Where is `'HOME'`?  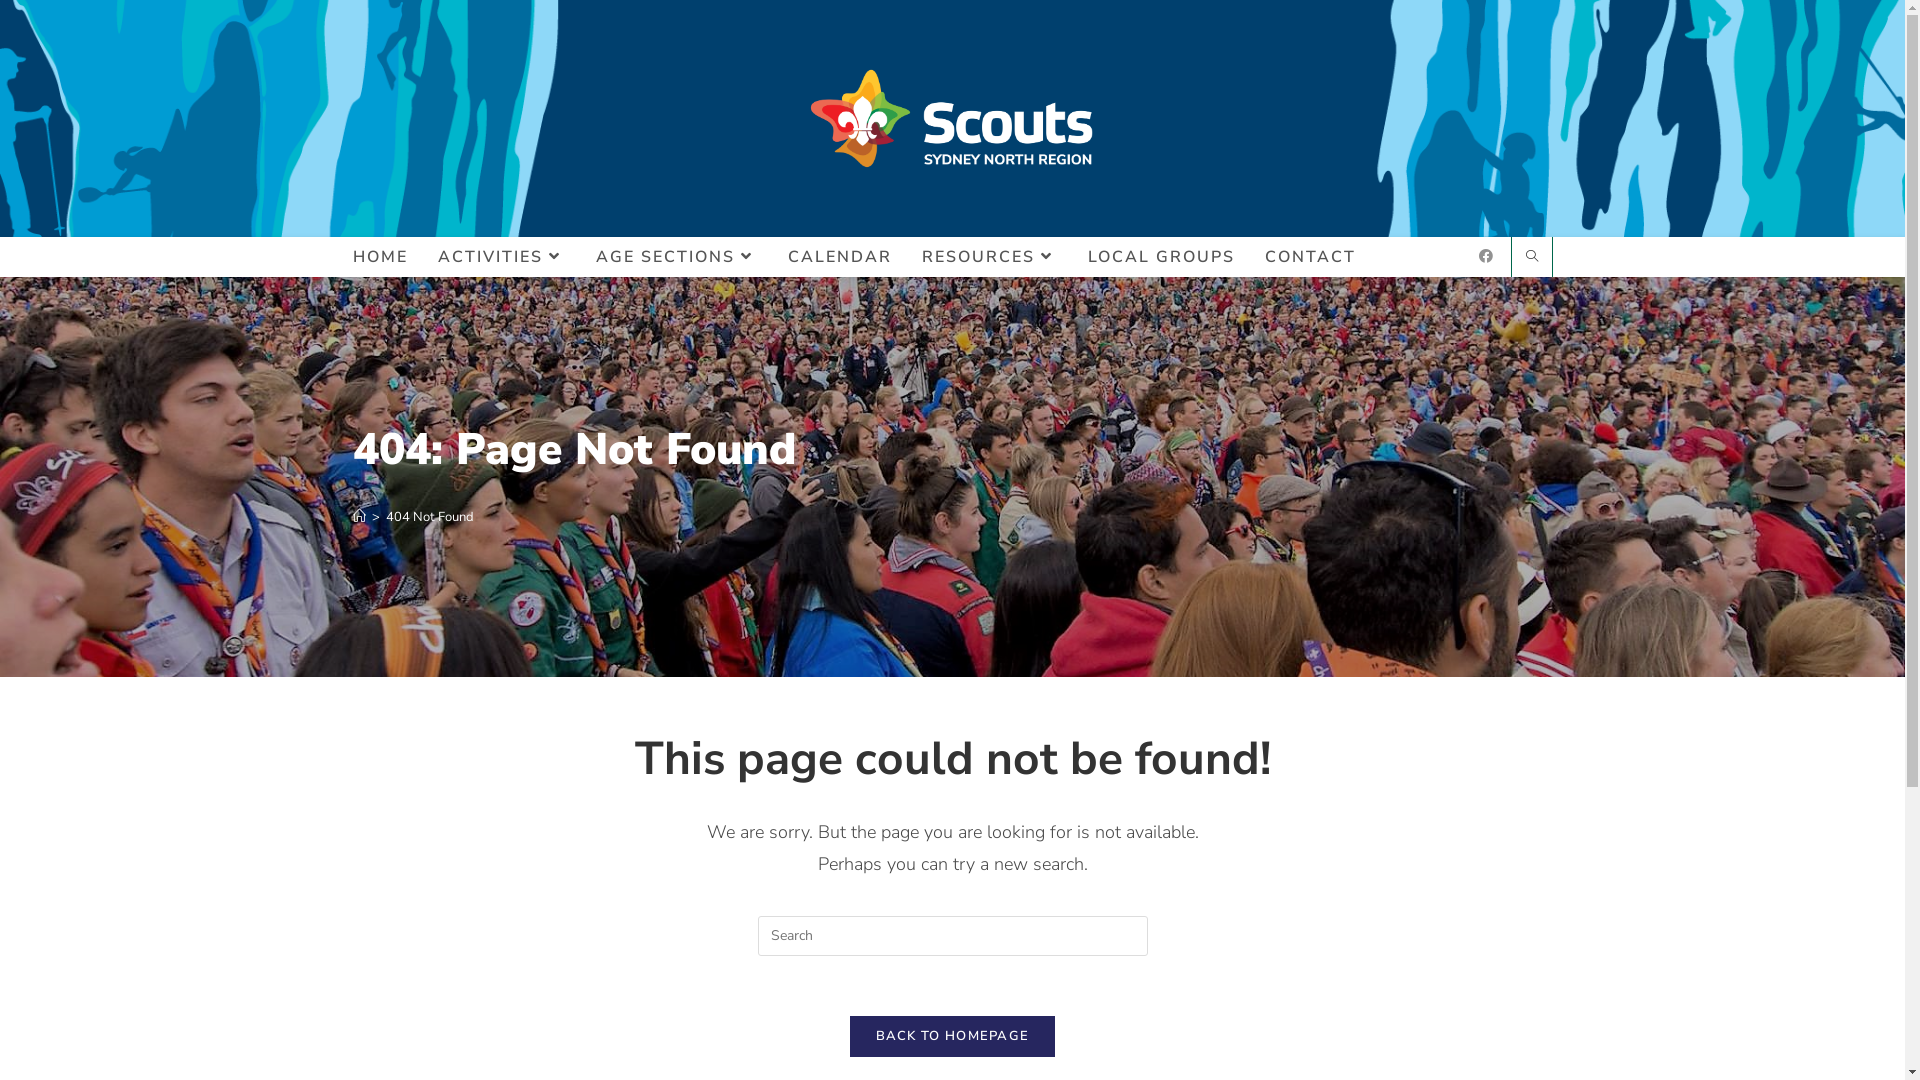 'HOME' is located at coordinates (380, 256).